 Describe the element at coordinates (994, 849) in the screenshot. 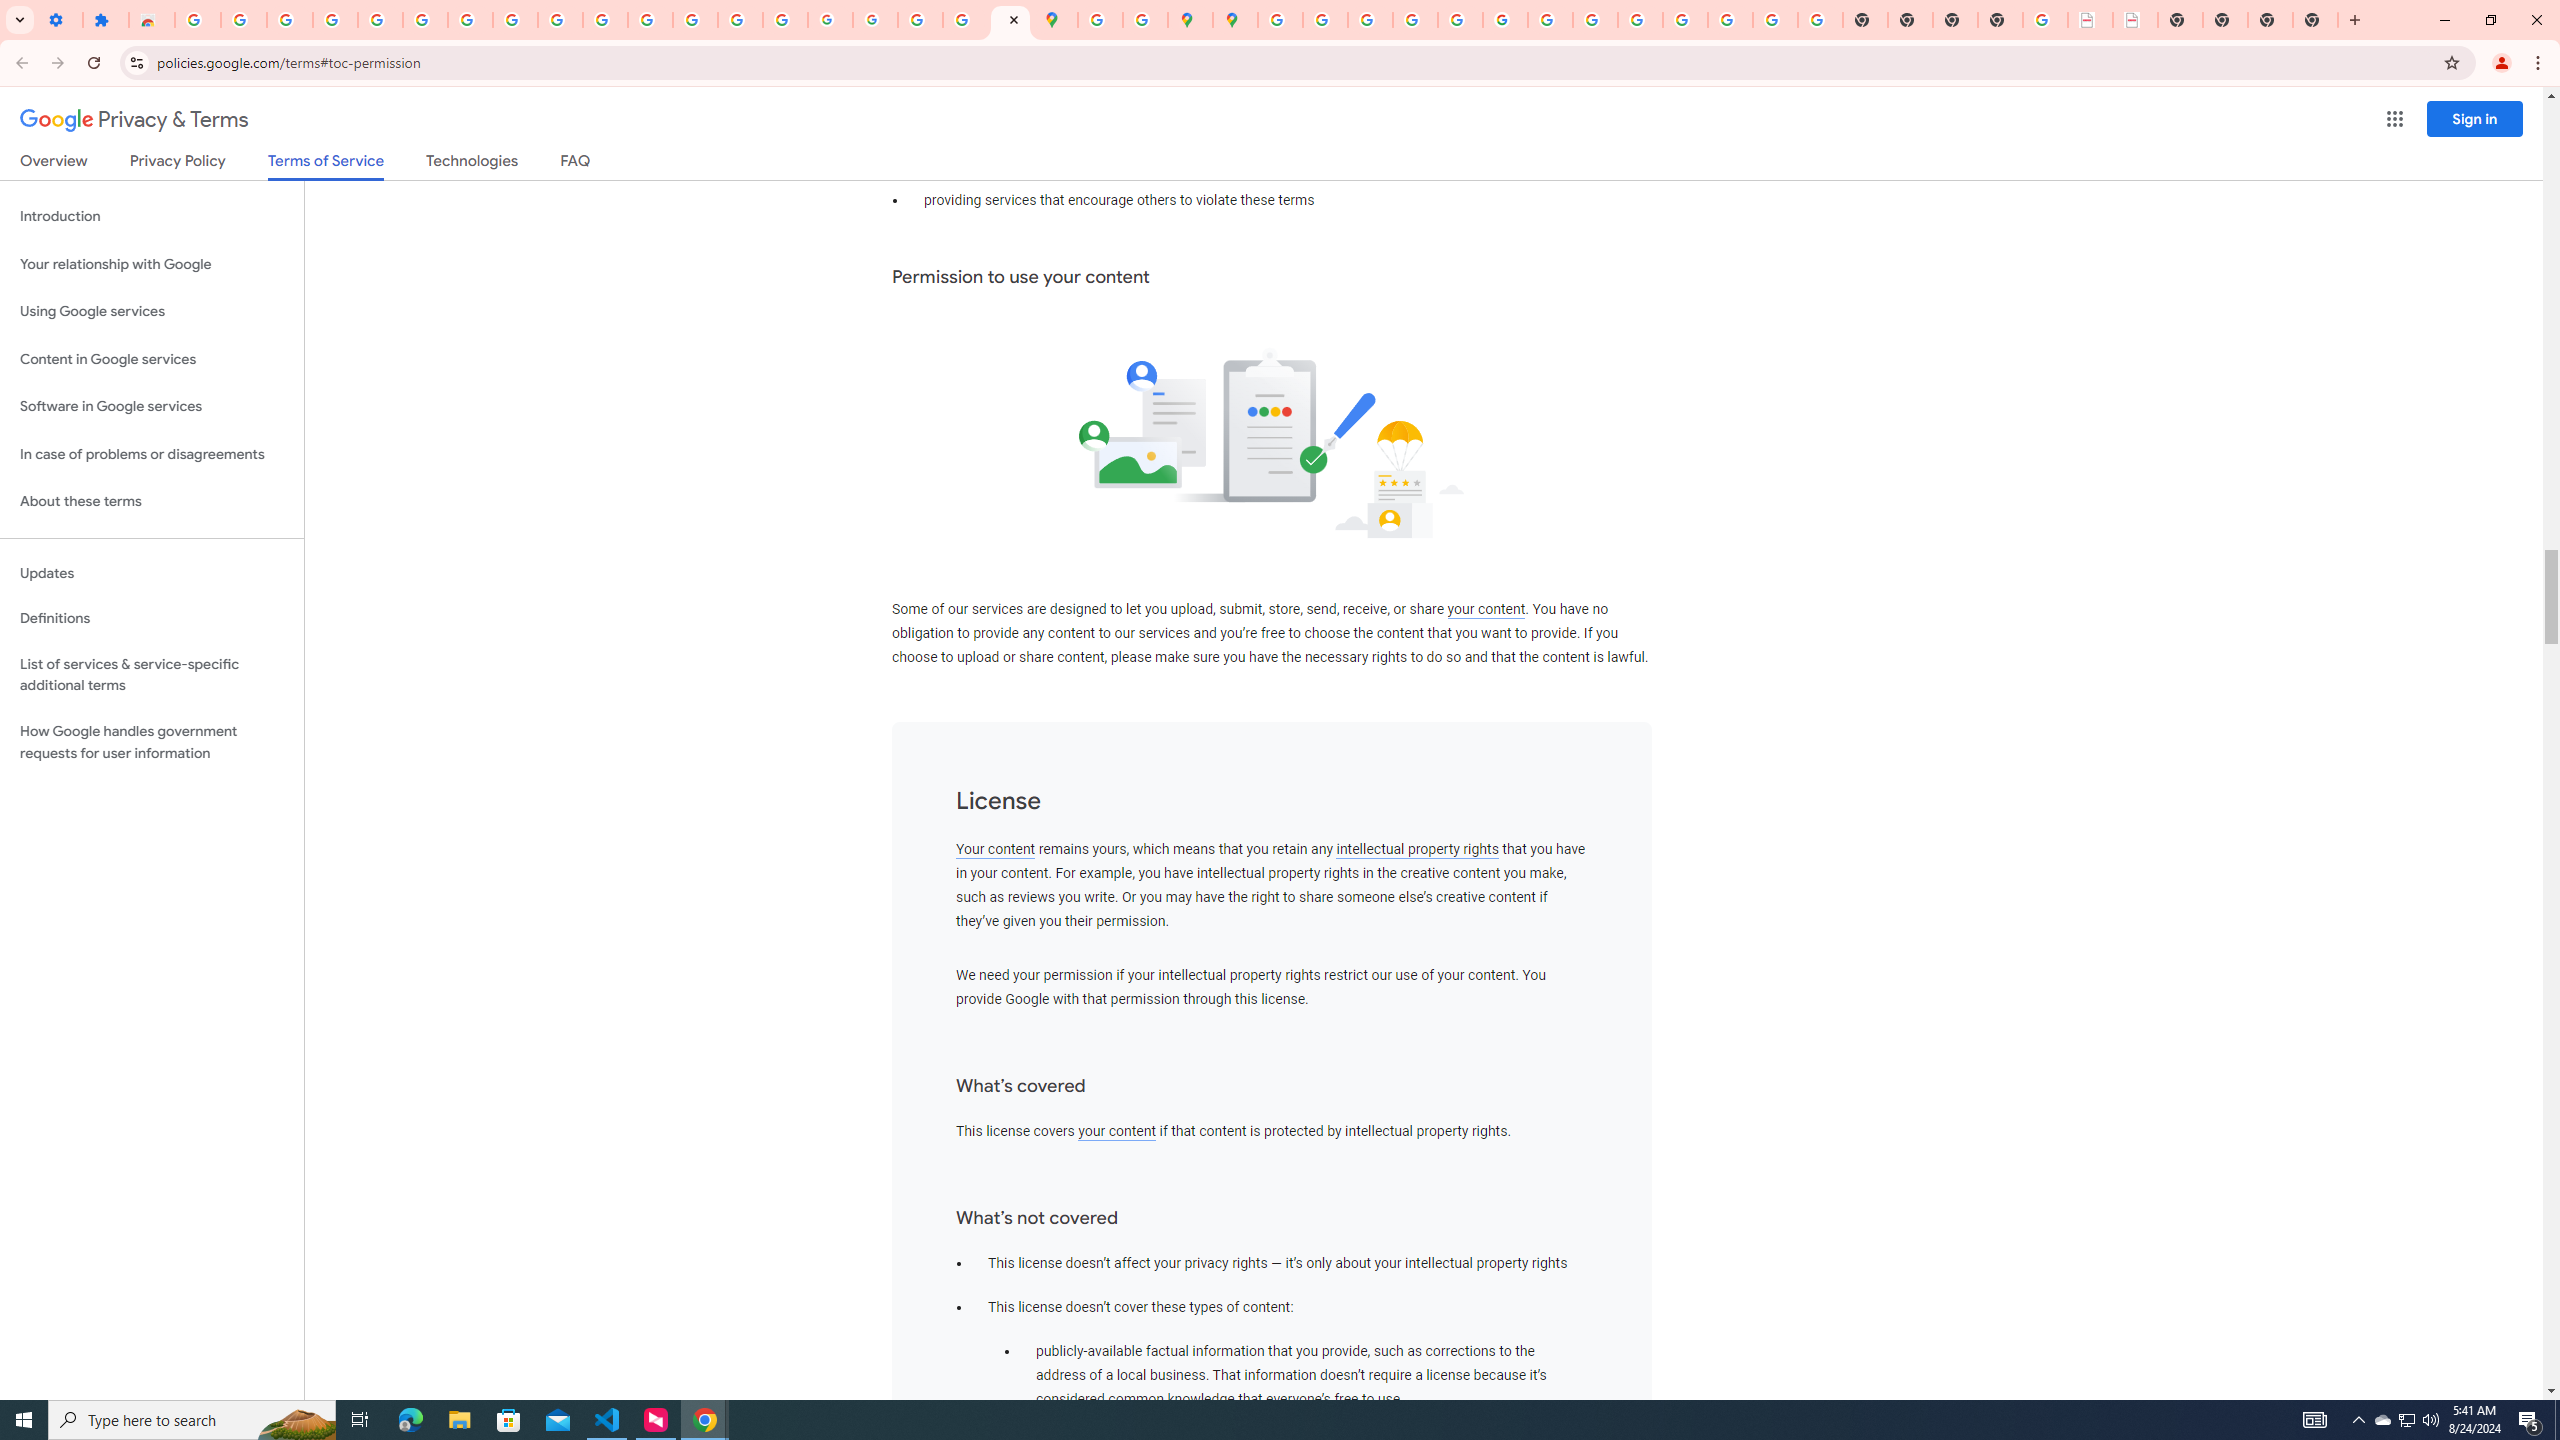

I see `'Your content'` at that location.